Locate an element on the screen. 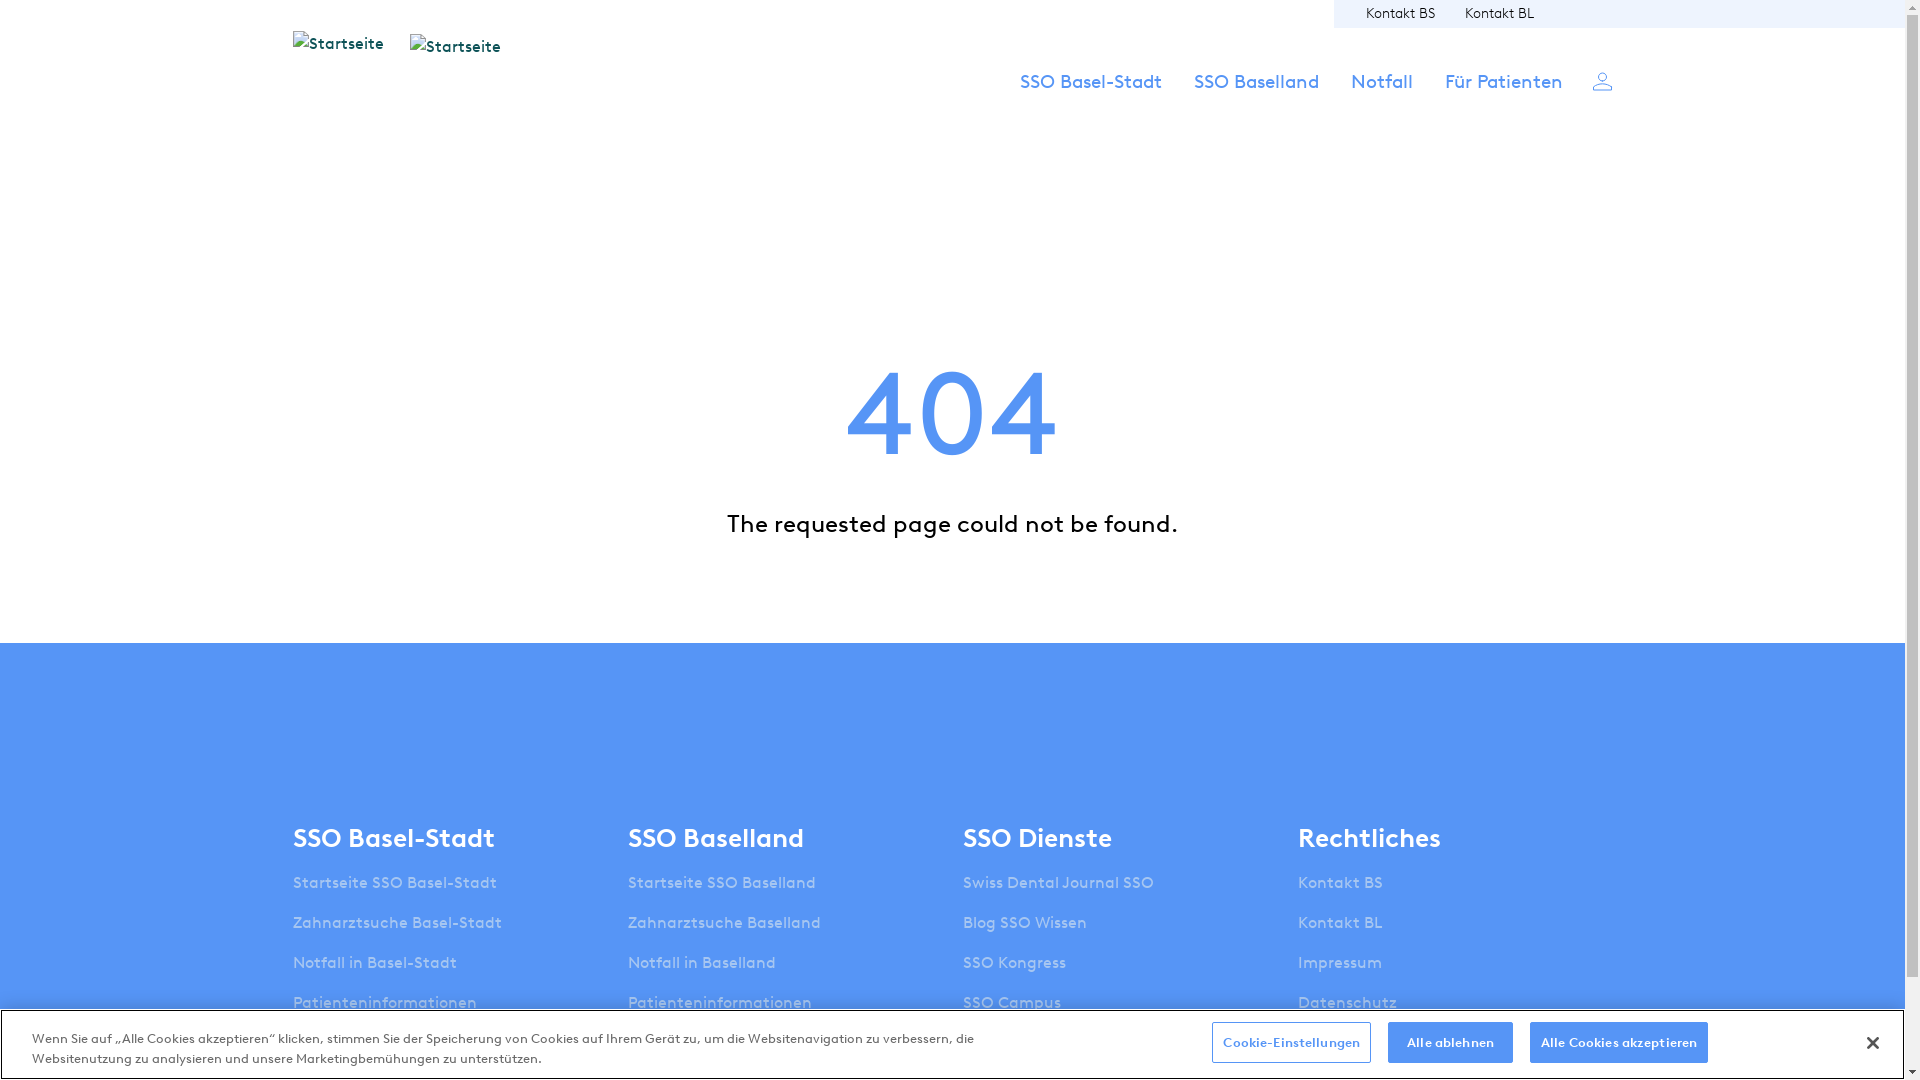 Image resolution: width=1920 pixels, height=1080 pixels. 'Cookie-Einstellungen' is located at coordinates (1291, 1041).